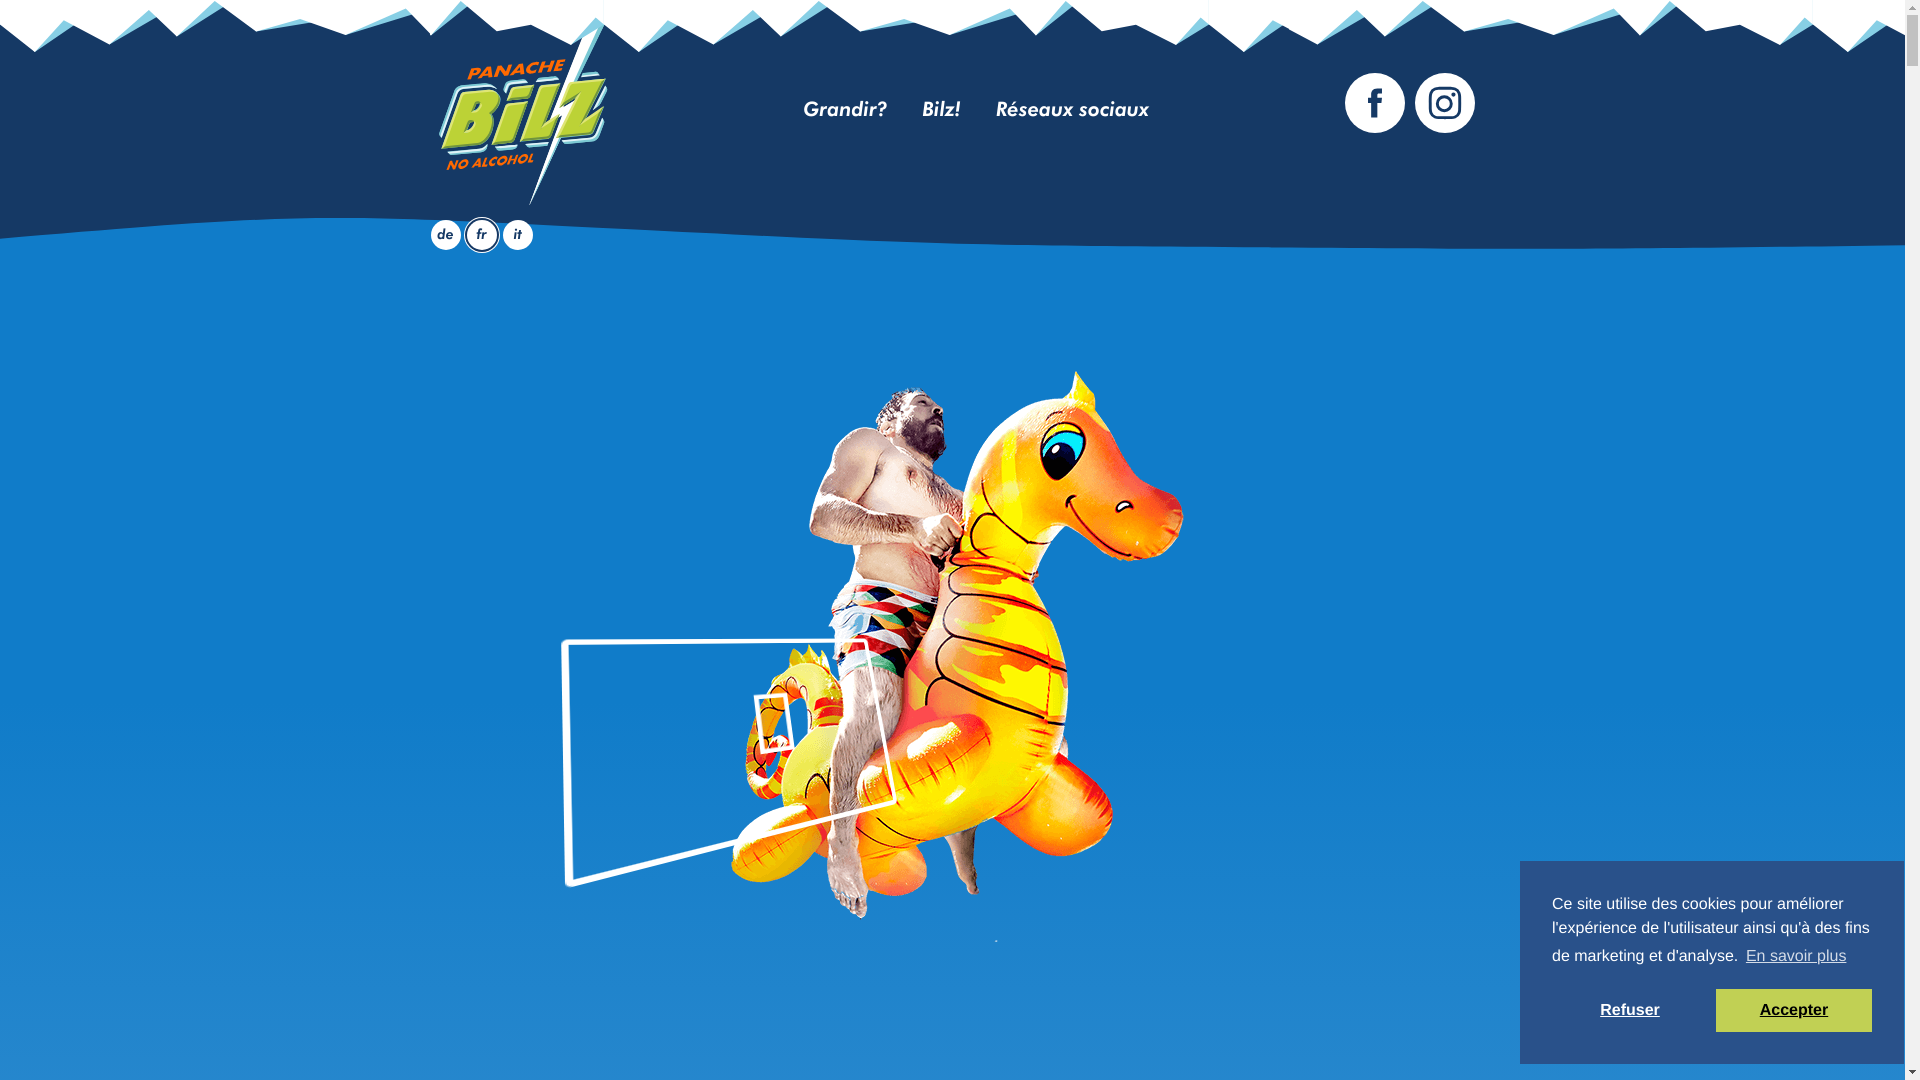 The image size is (1920, 1080). Describe the element at coordinates (503, 234) in the screenshot. I see `'it'` at that location.